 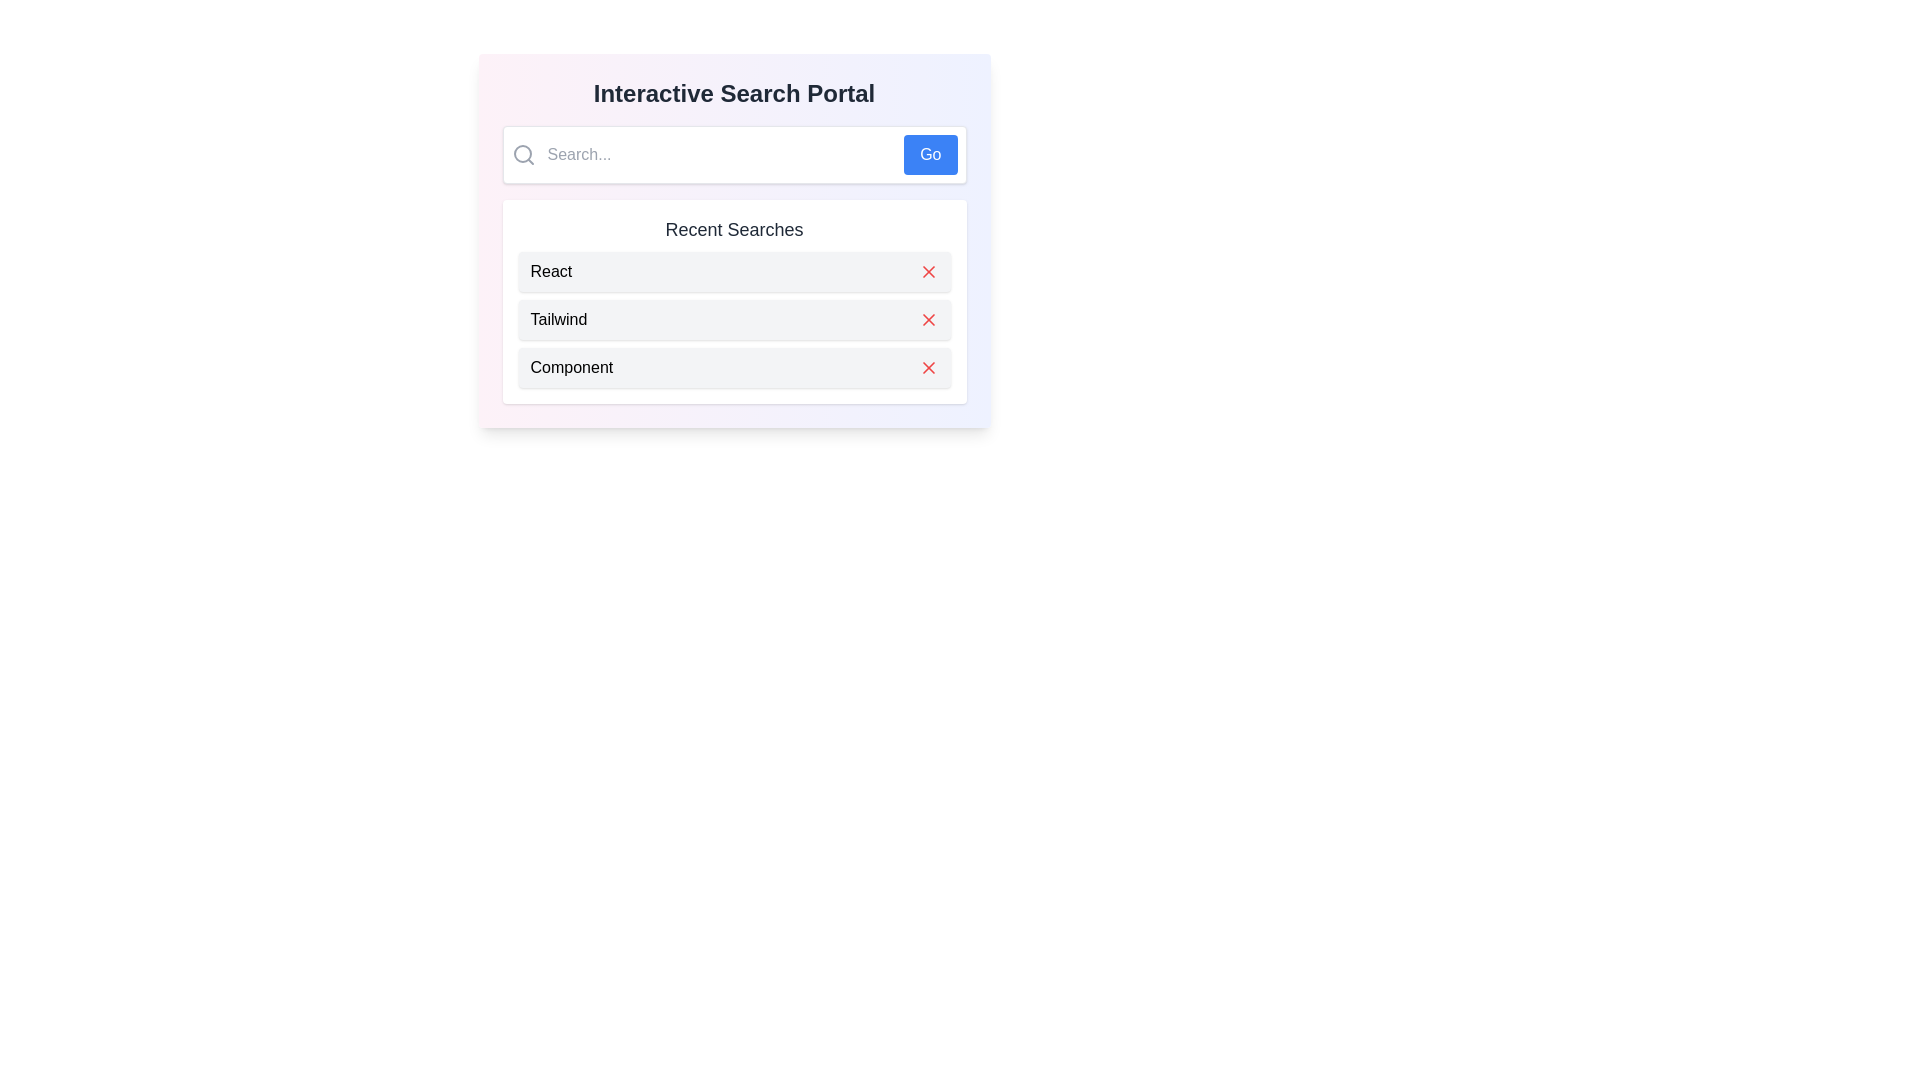 I want to click on the submit button located to the right of the 'Search...' text input field to enable keyboard interaction, so click(x=929, y=153).